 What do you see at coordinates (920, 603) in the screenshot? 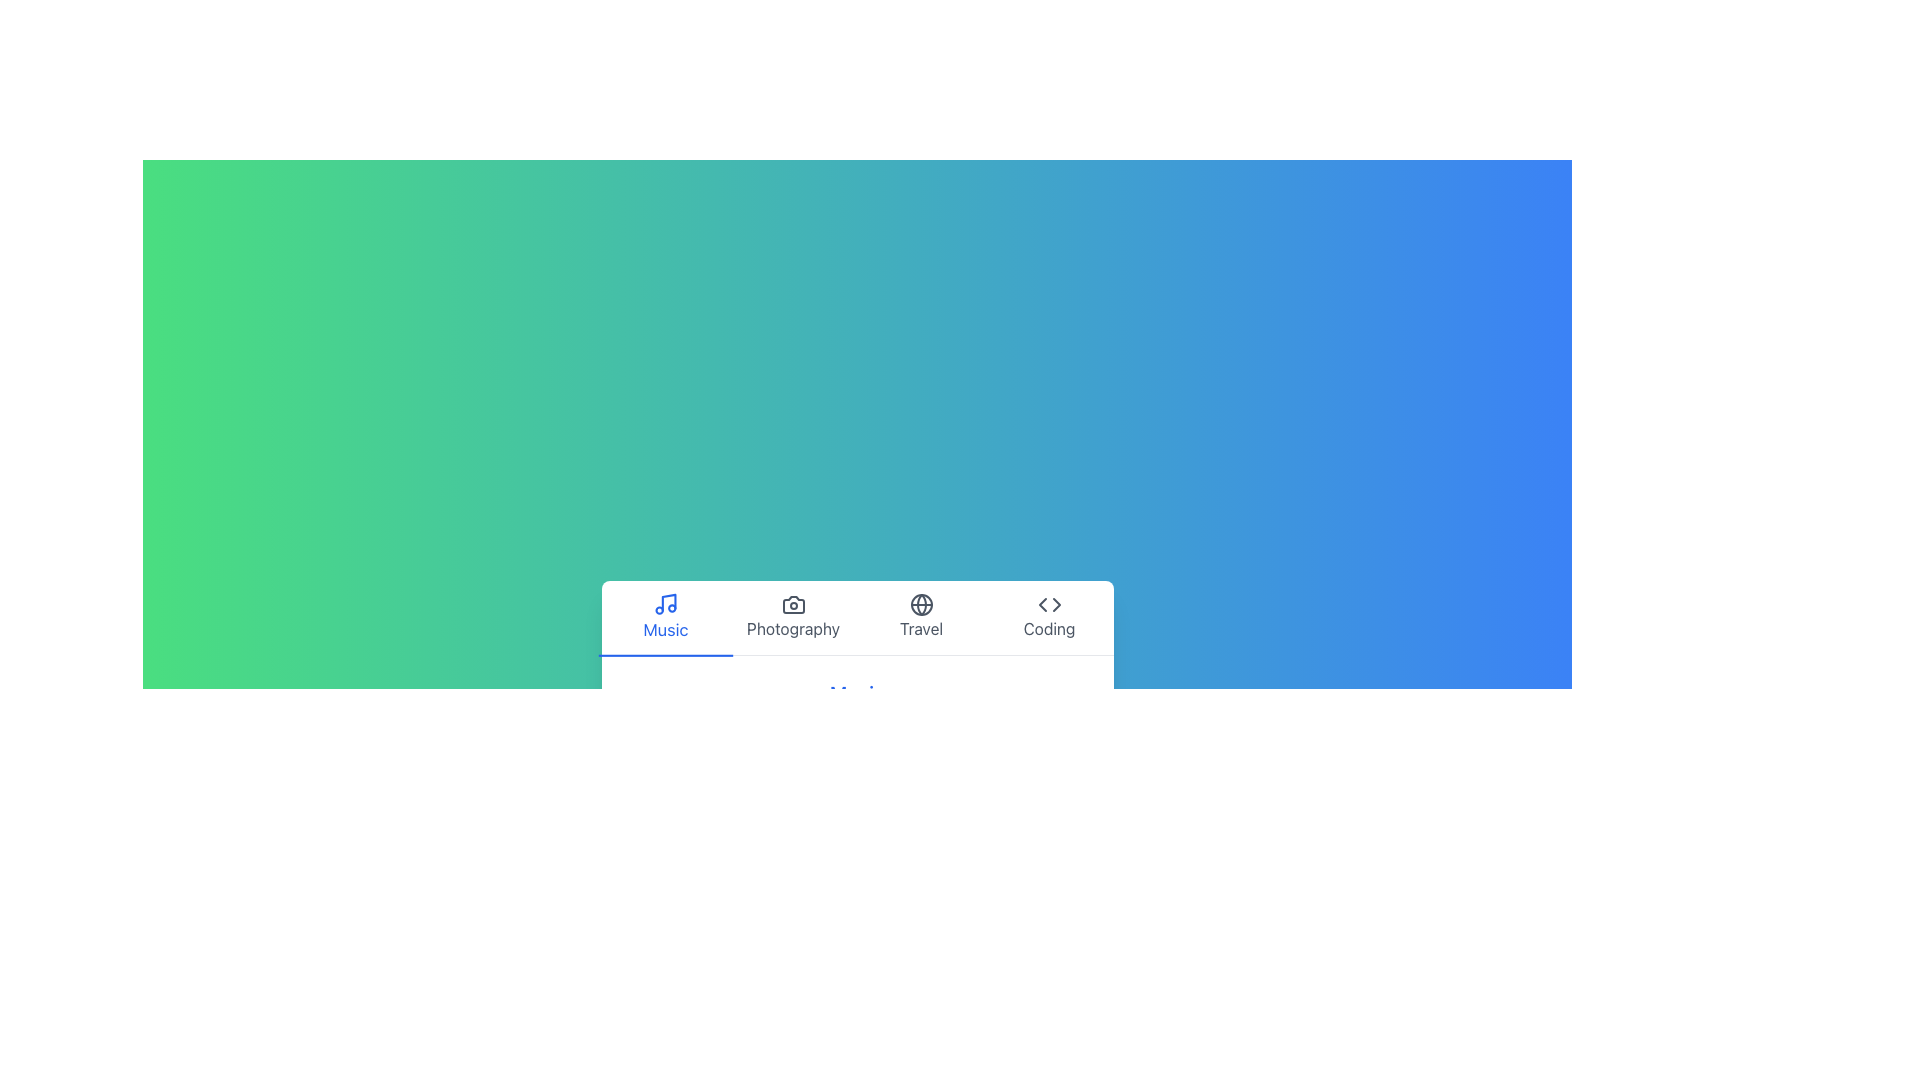
I see `the curved vertical line of the globe icon, which is centrally positioned within the icon and located to the right of the menu icons labeled Music, Photography, and Coding` at bounding box center [920, 603].